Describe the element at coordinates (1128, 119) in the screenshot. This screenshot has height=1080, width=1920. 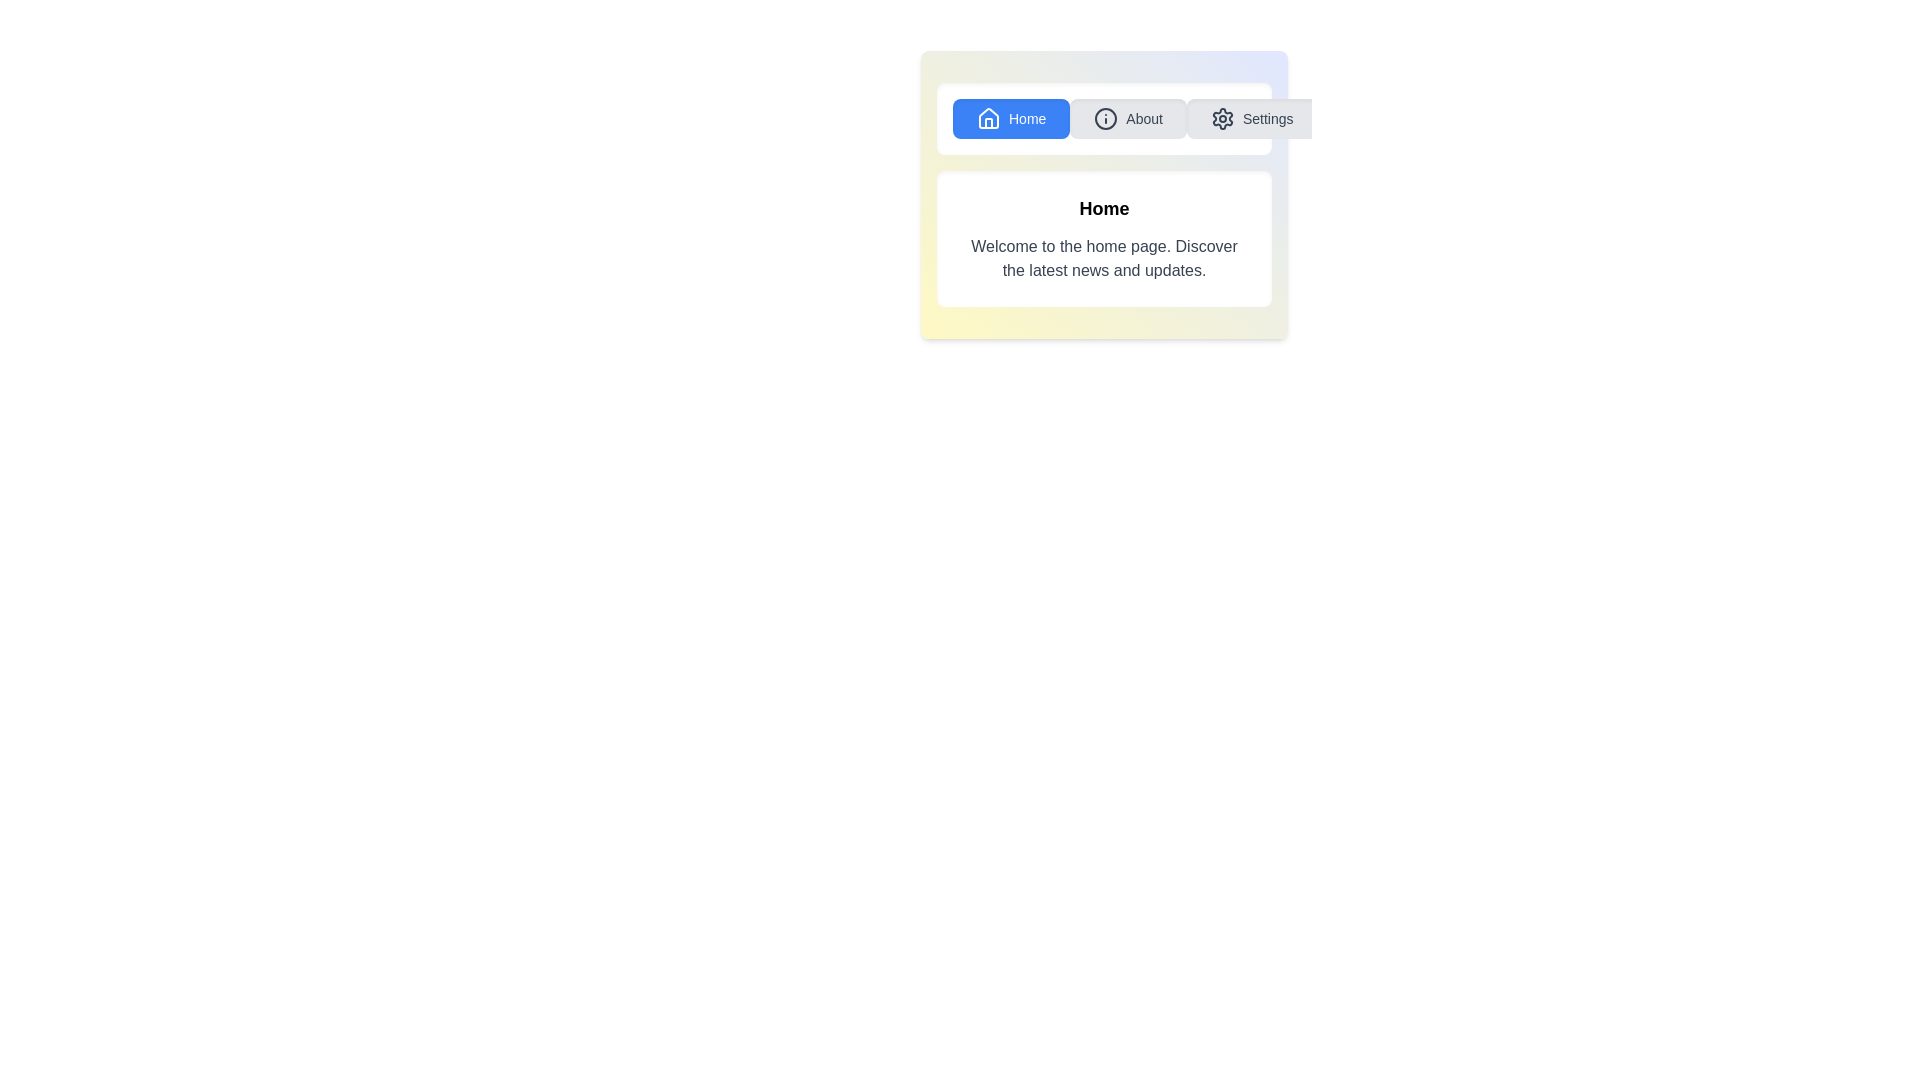
I see `the button labeled About to observe its visual change` at that location.